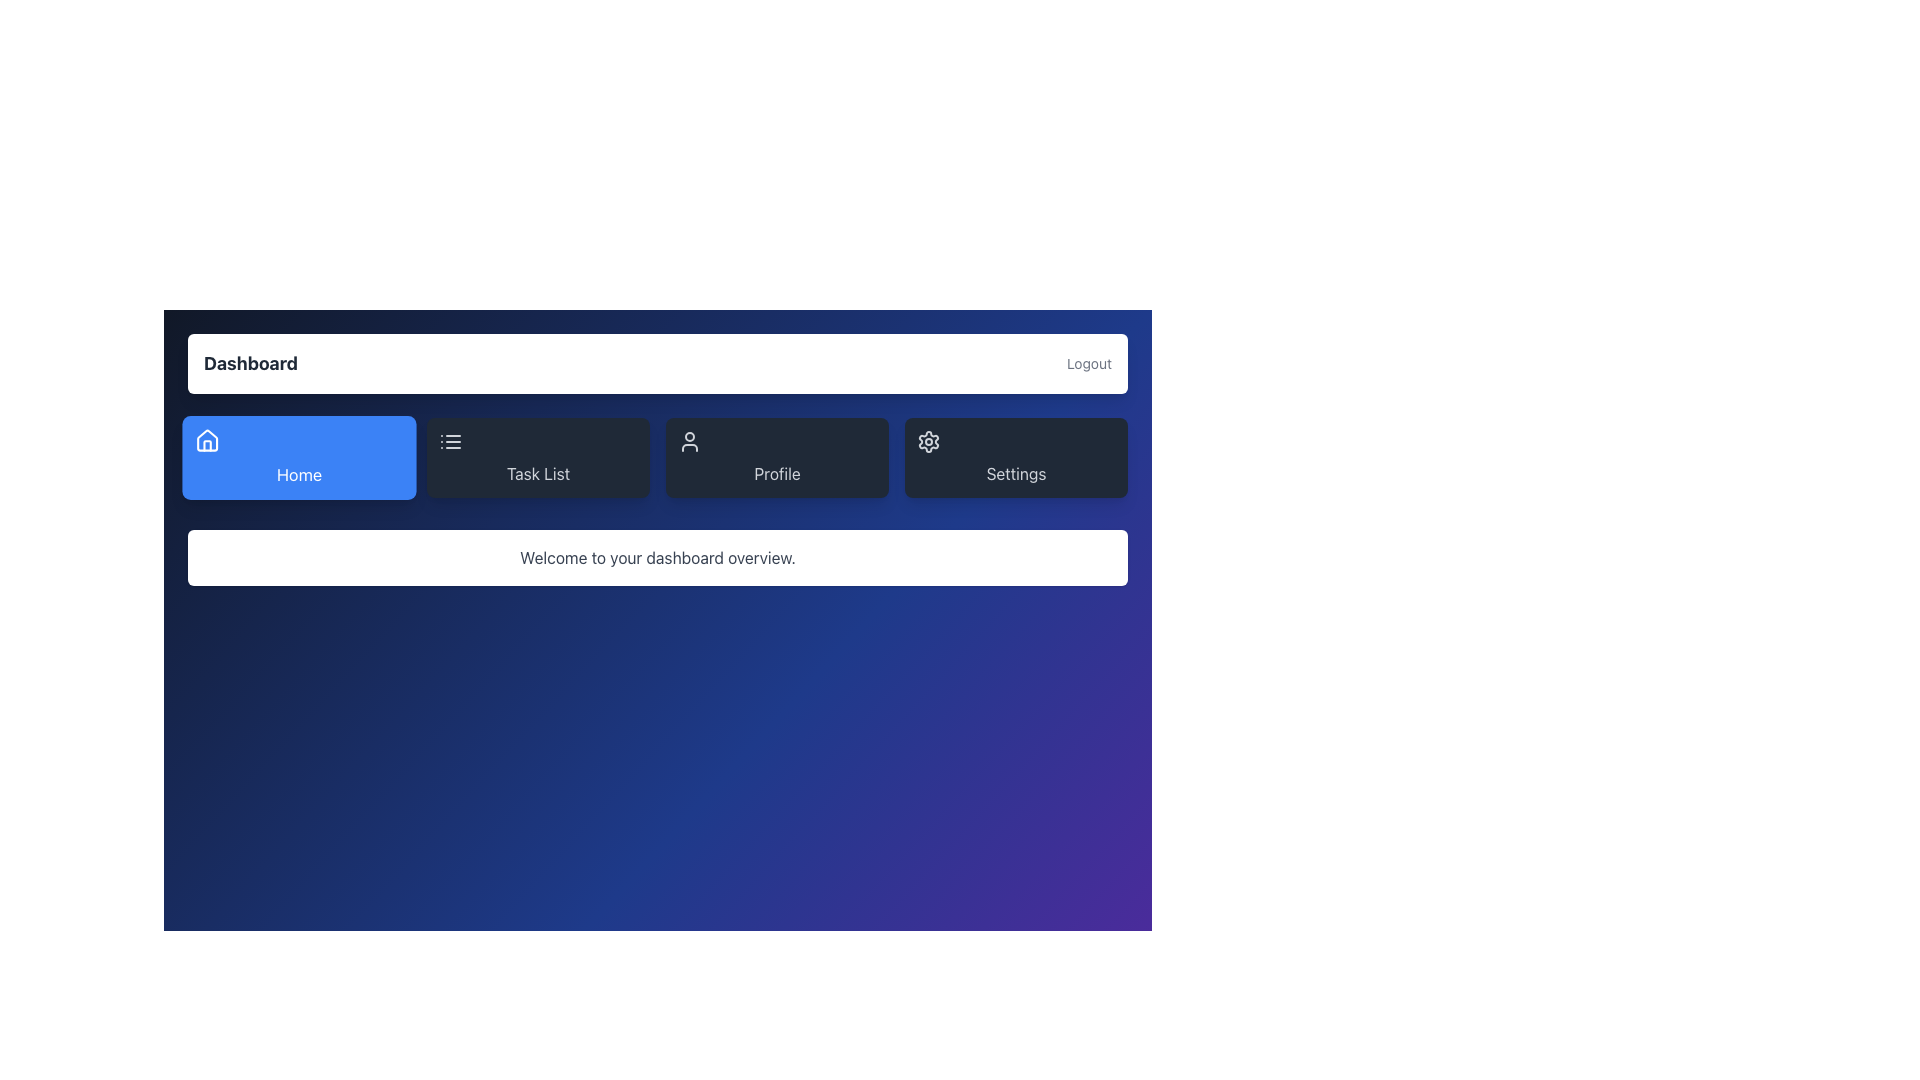 The image size is (1920, 1080). What do you see at coordinates (928, 441) in the screenshot?
I see `the gear icon located at the rightmost side of the horizontal navigation menu` at bounding box center [928, 441].